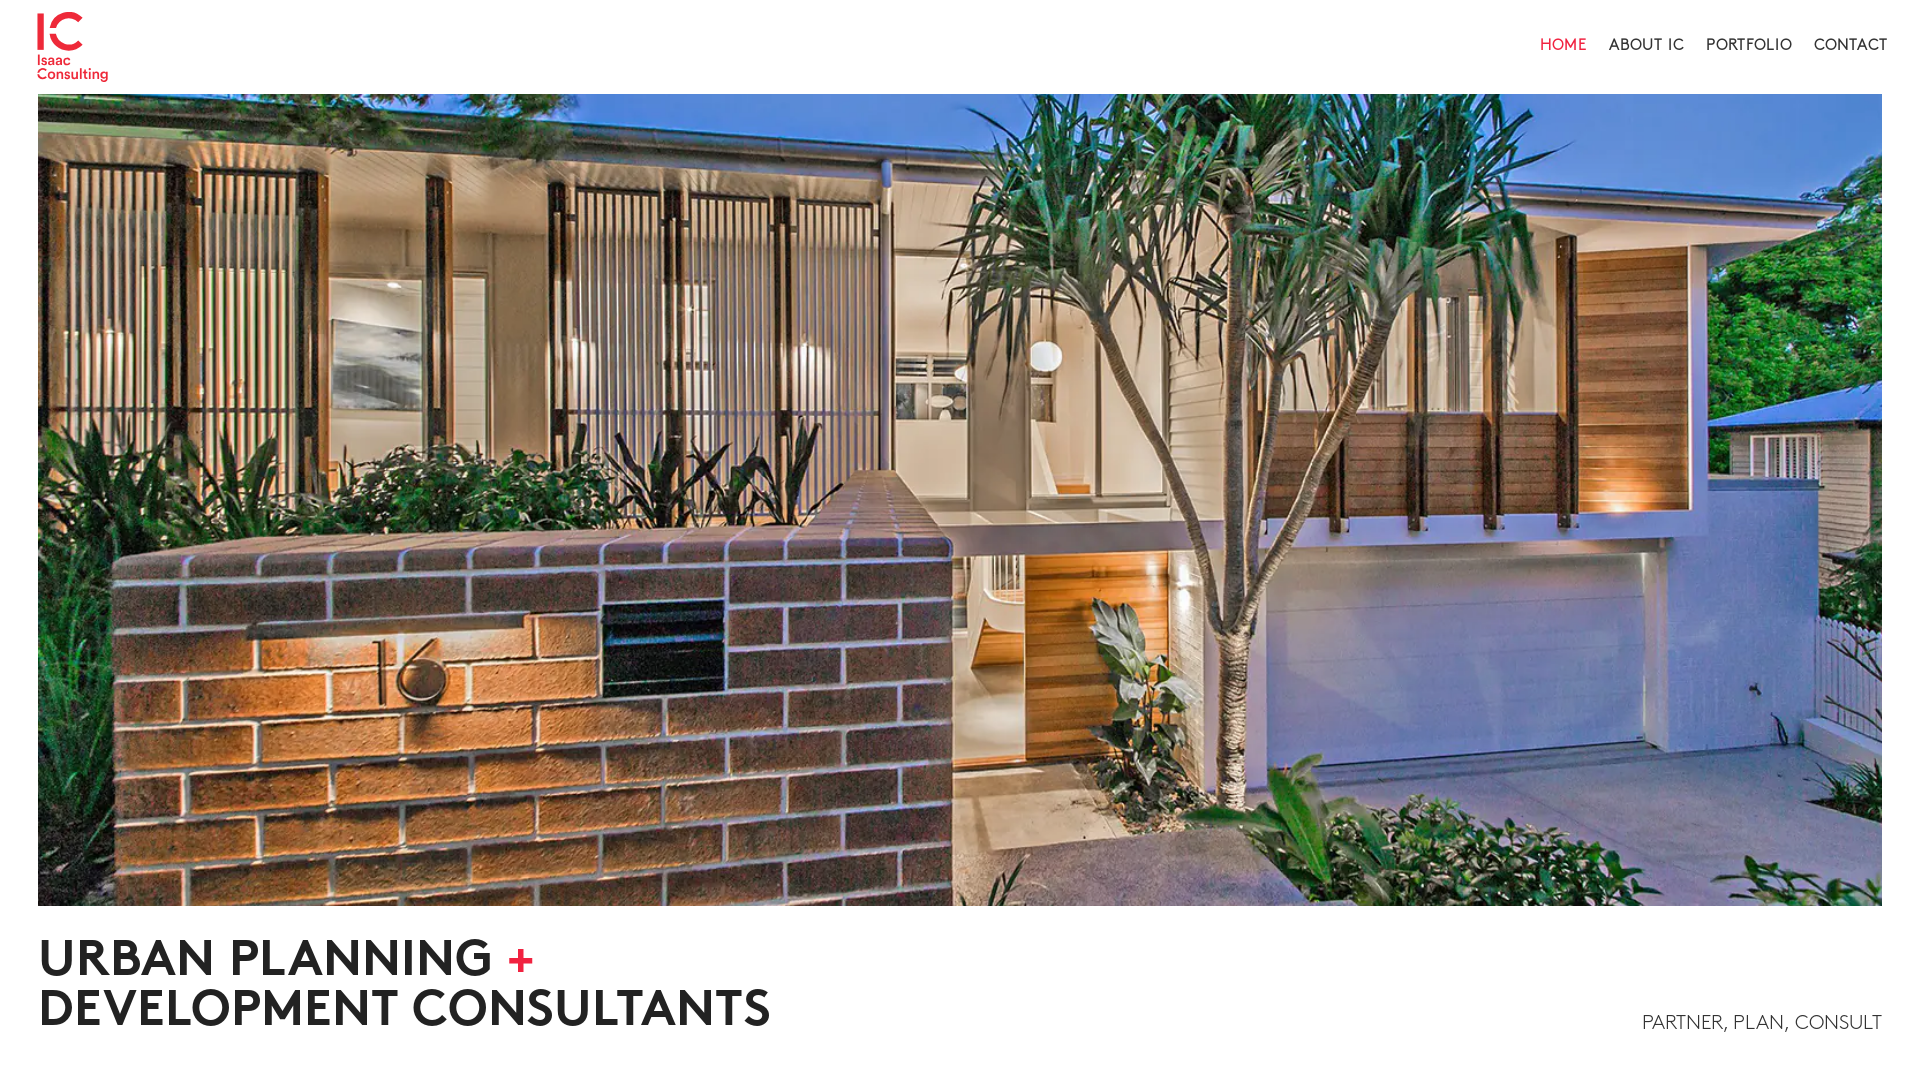  Describe the element at coordinates (1747, 65) in the screenshot. I see `'PORTFOLIO'` at that location.